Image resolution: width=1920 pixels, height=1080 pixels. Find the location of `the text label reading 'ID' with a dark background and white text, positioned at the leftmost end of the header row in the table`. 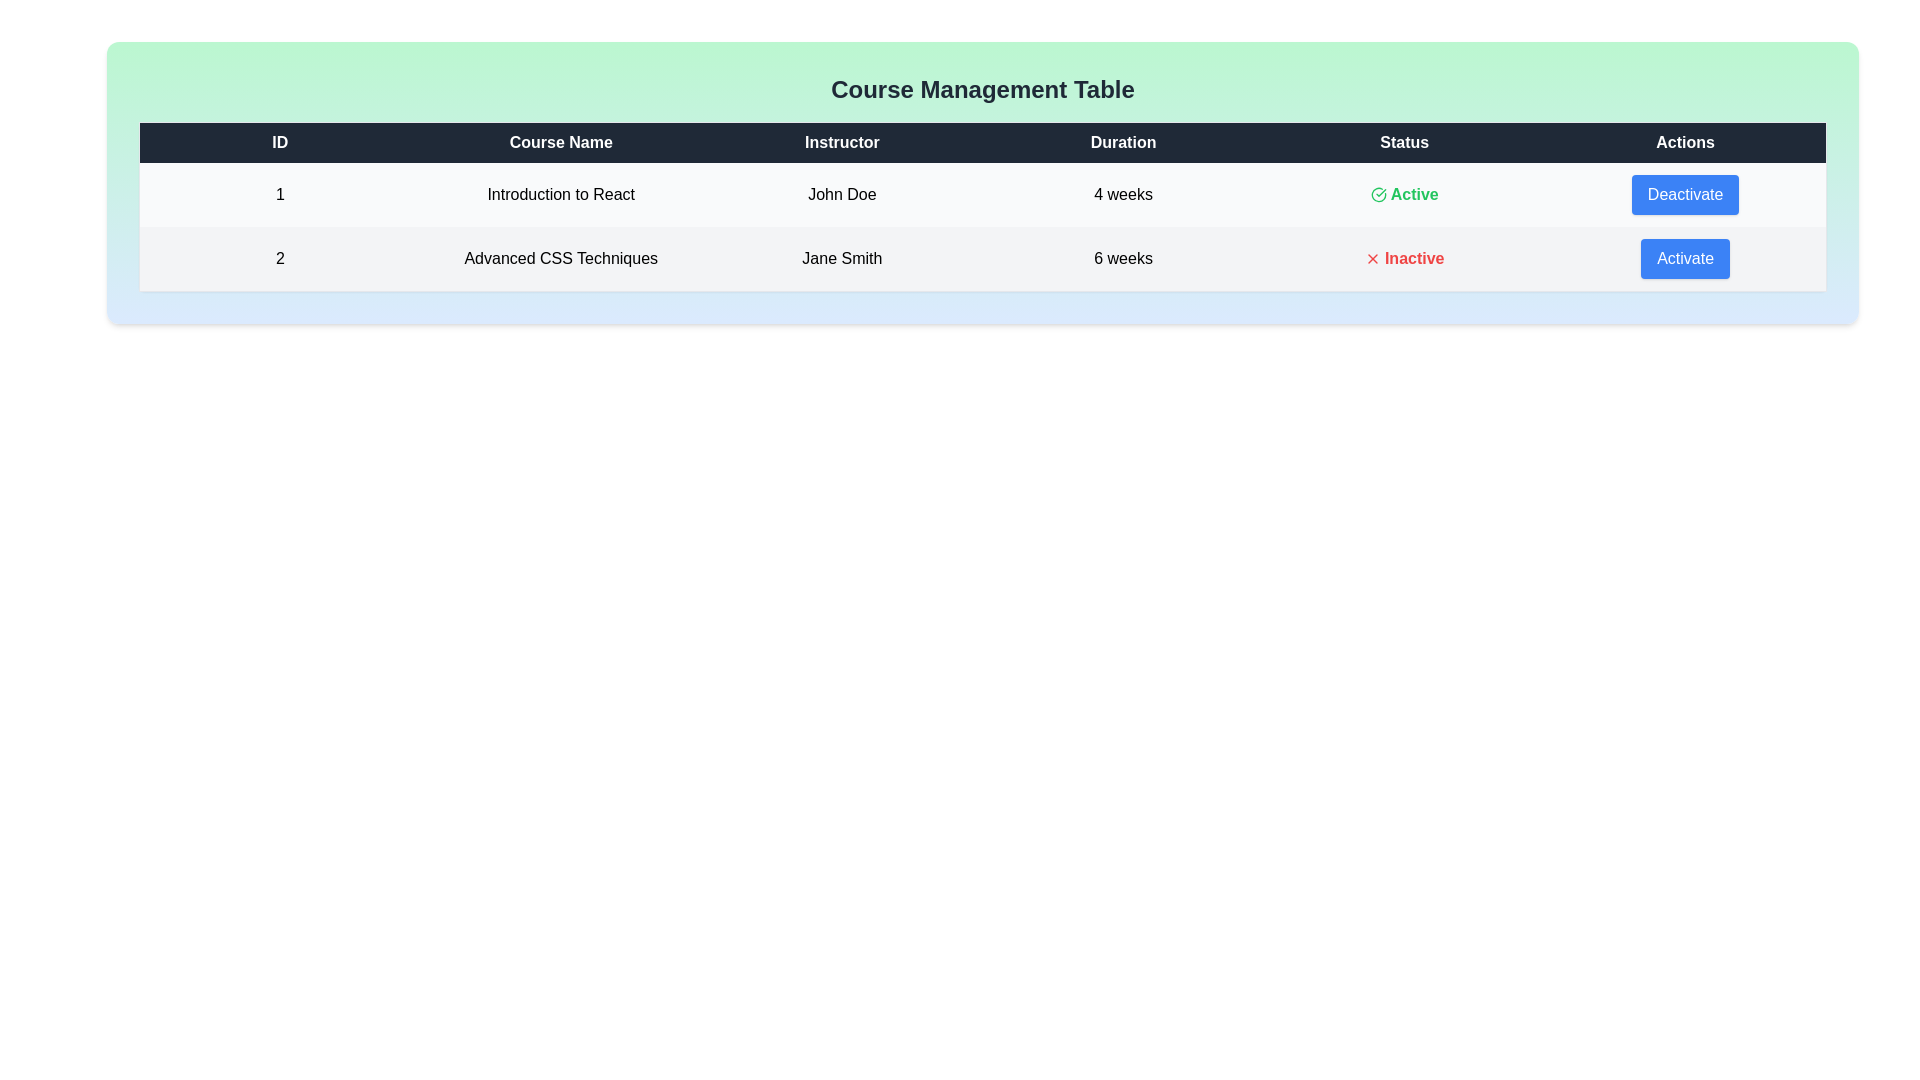

the text label reading 'ID' with a dark background and white text, positioned at the leftmost end of the header row in the table is located at coordinates (279, 141).